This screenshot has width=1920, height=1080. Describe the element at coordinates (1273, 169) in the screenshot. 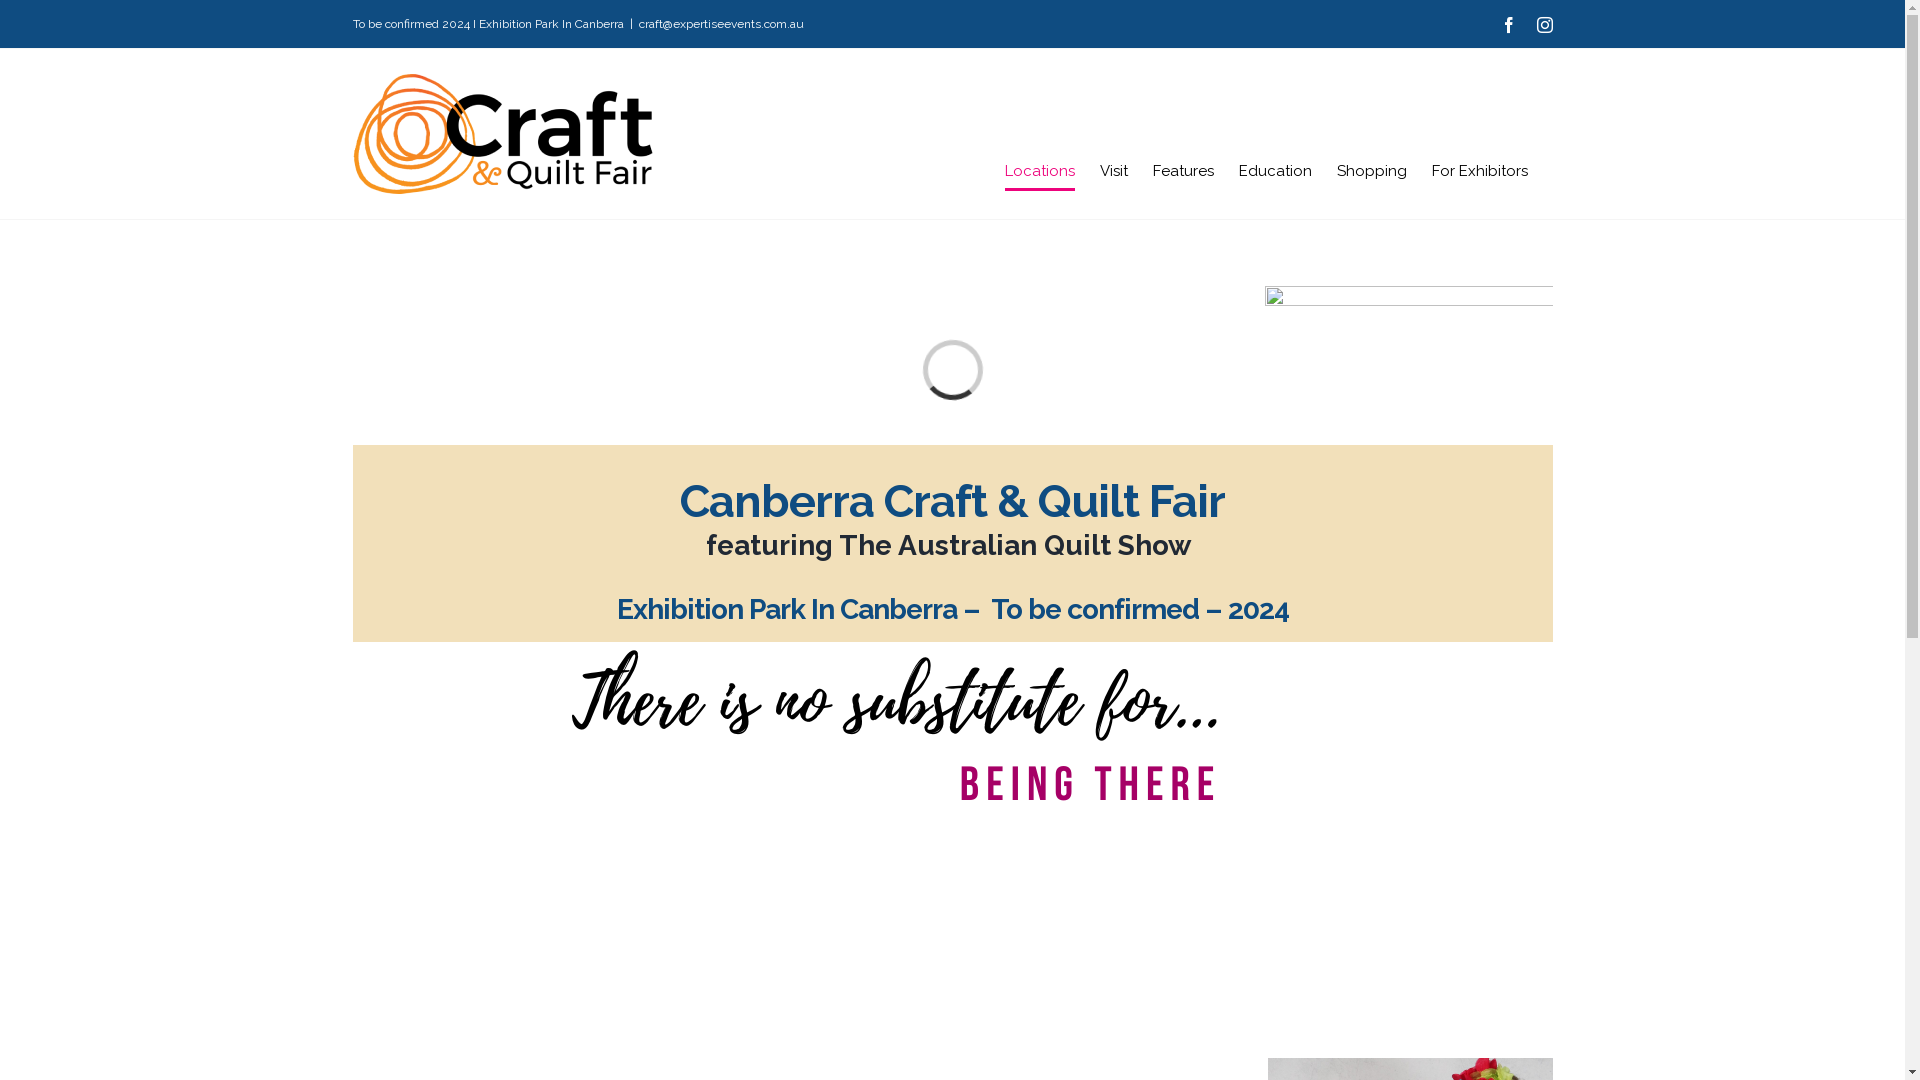

I see `'Education'` at that location.